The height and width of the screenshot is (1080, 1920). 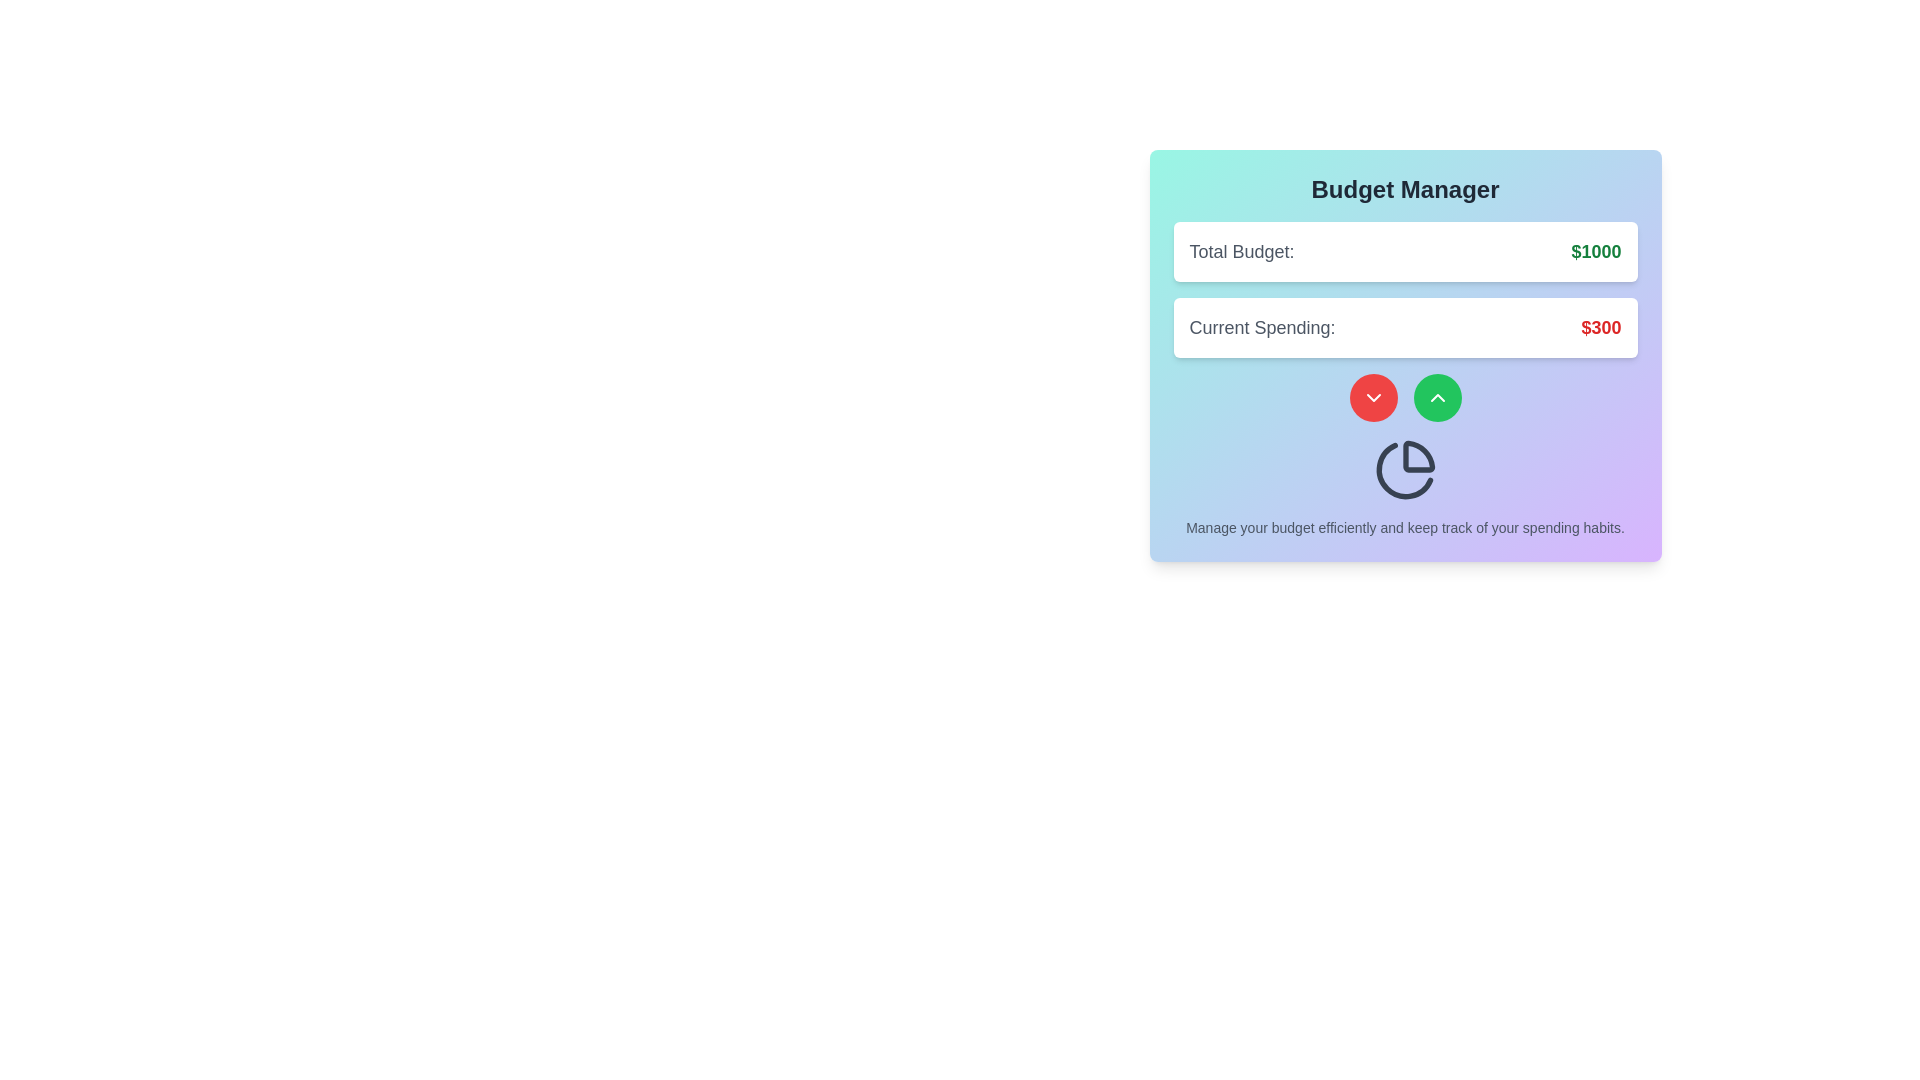 I want to click on the button that increases the value in the 'Current Spending' field, located to the right of a red circular button with a downward chevron, so click(x=1436, y=397).